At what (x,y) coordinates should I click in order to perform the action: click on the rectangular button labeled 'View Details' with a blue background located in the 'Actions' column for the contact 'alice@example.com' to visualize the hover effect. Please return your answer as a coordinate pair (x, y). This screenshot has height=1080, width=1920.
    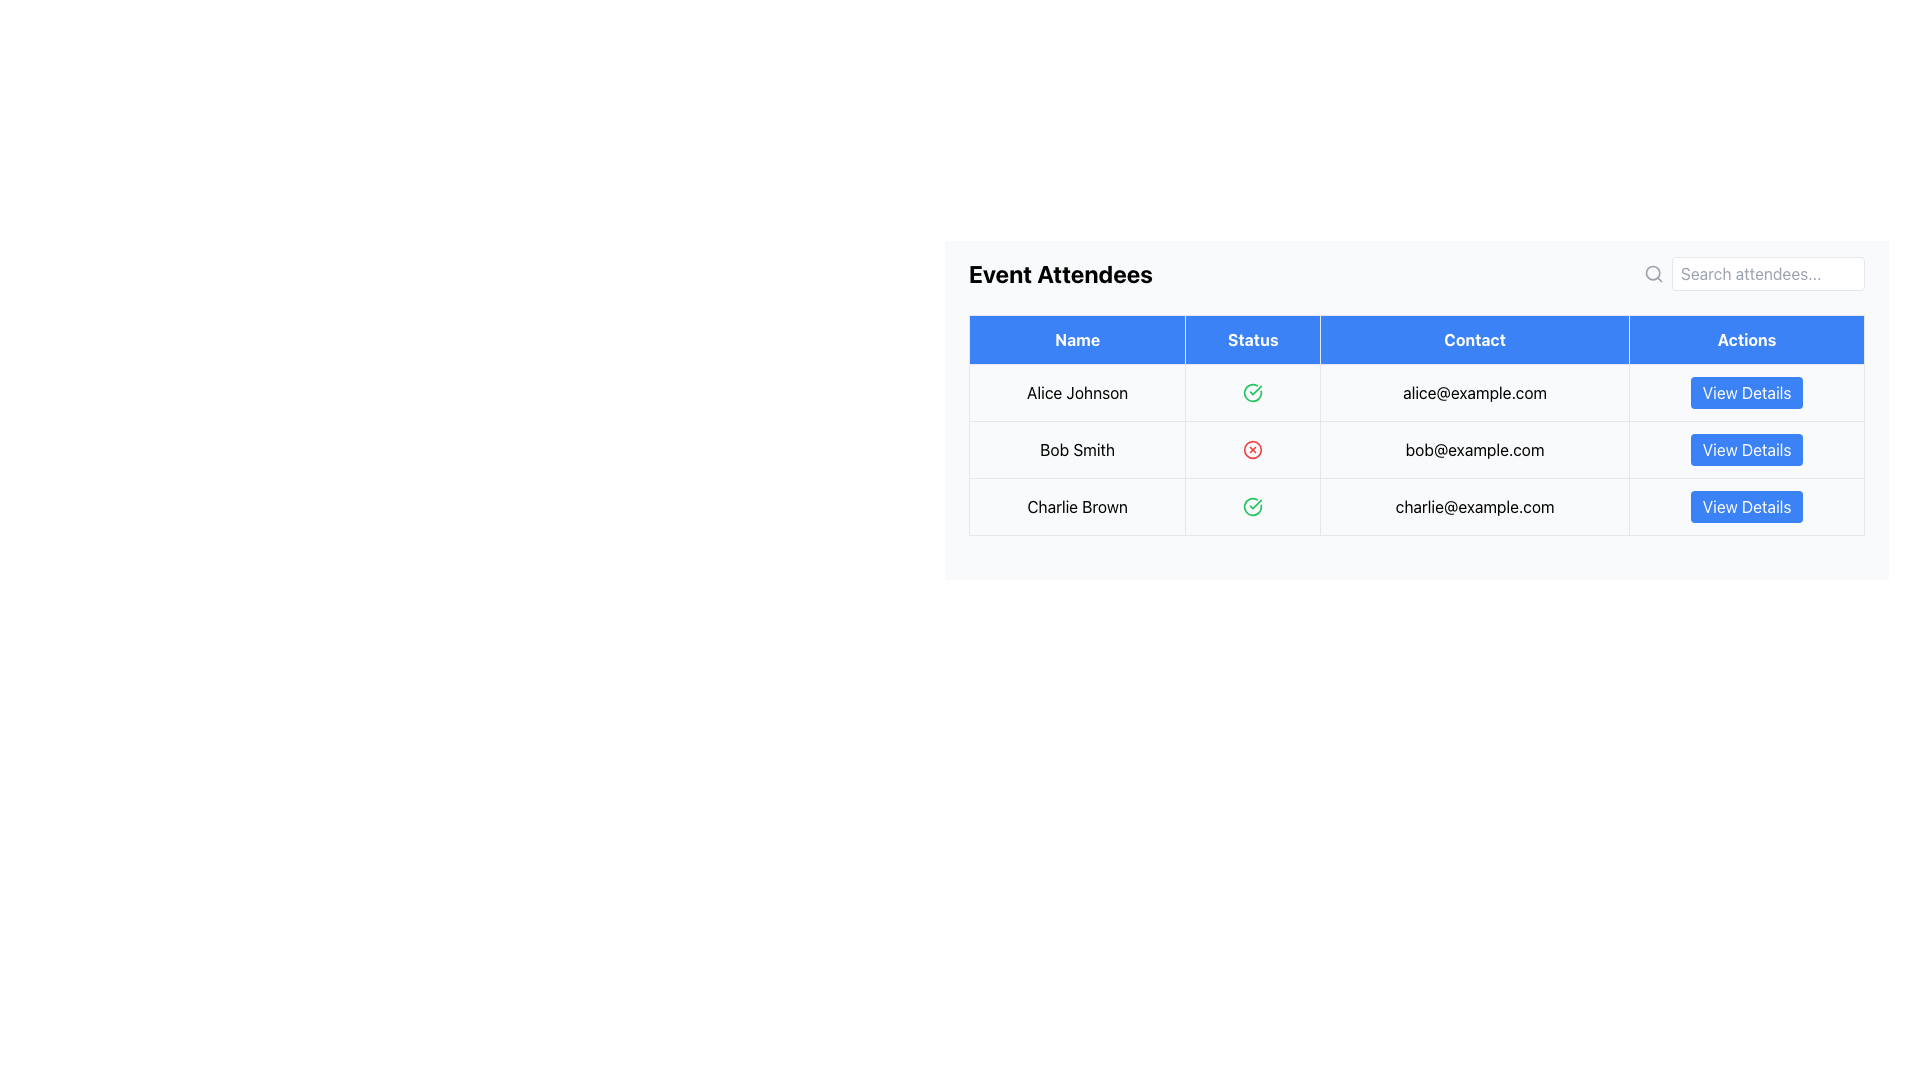
    Looking at the image, I should click on (1746, 393).